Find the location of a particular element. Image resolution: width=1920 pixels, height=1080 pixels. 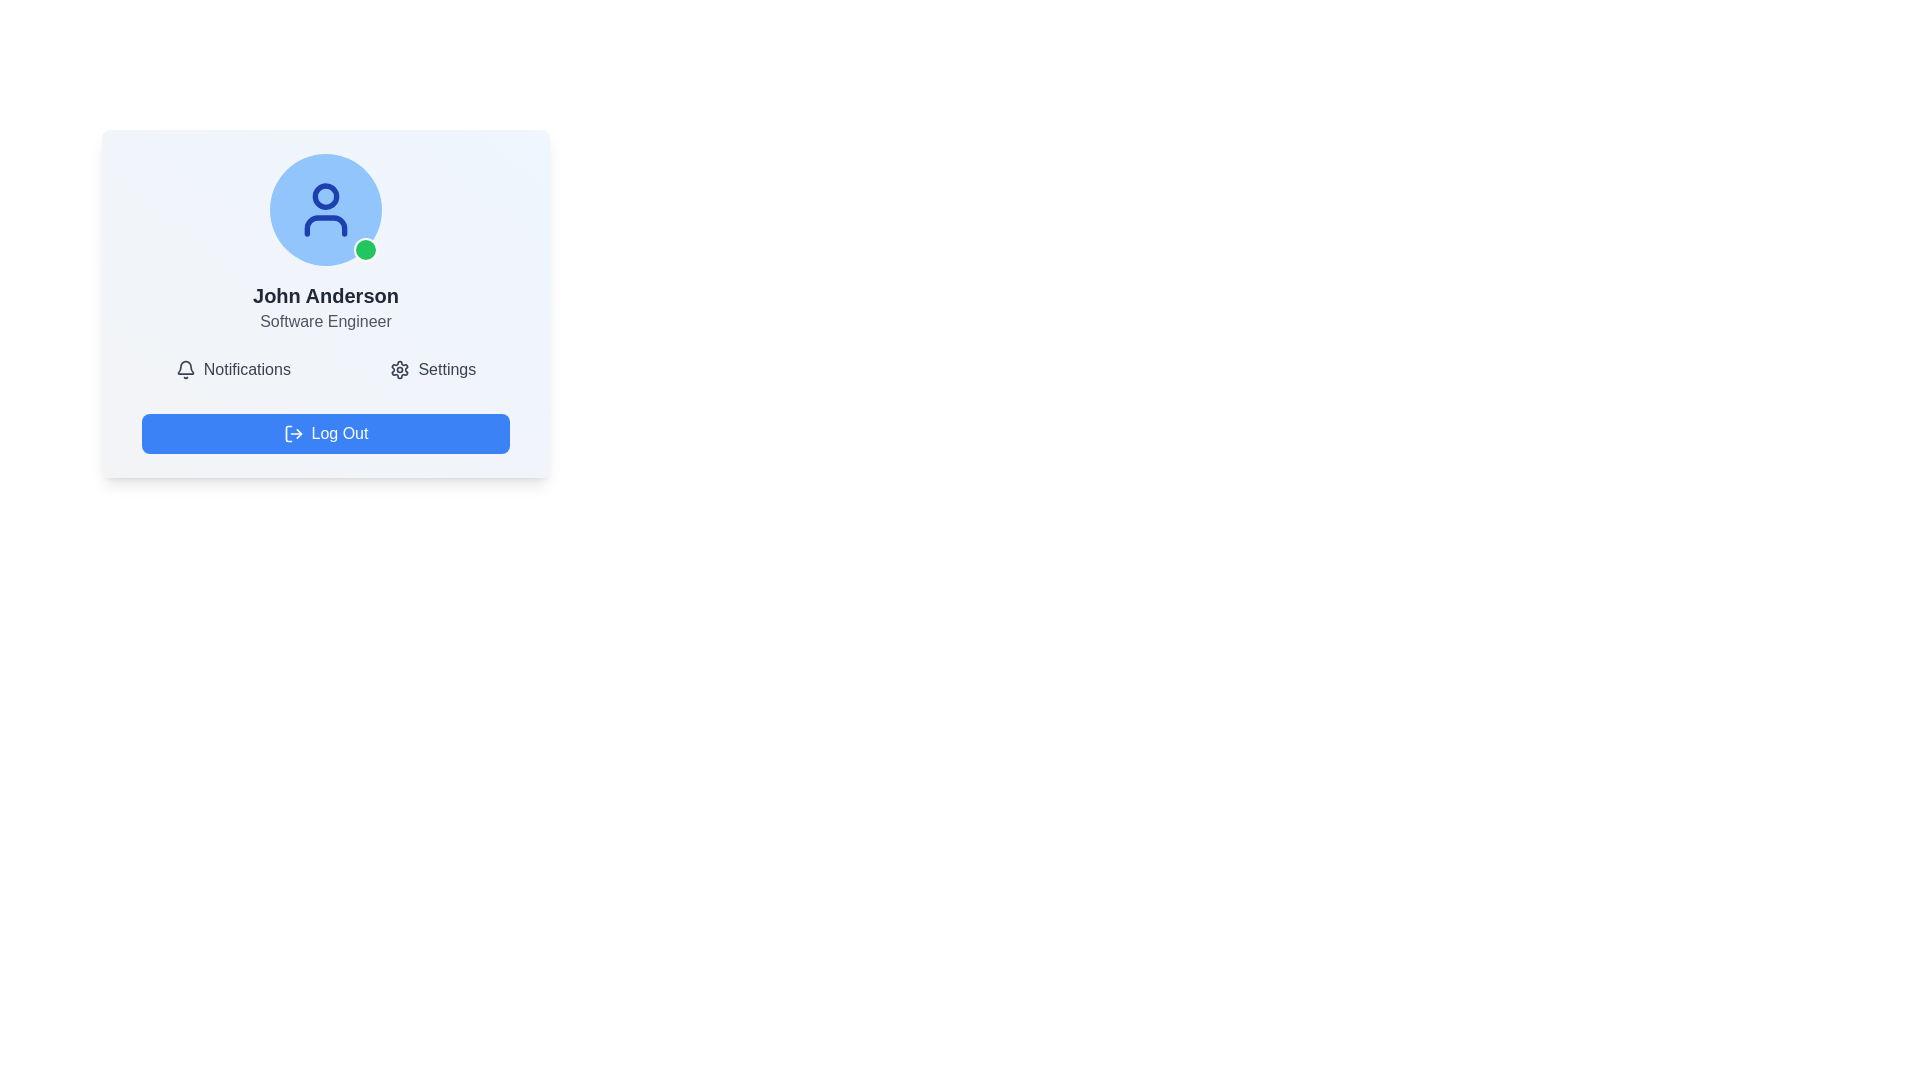

the 'Log Out' text label within the blue rounded button located at the center bottom of the interface is located at coordinates (340, 433).